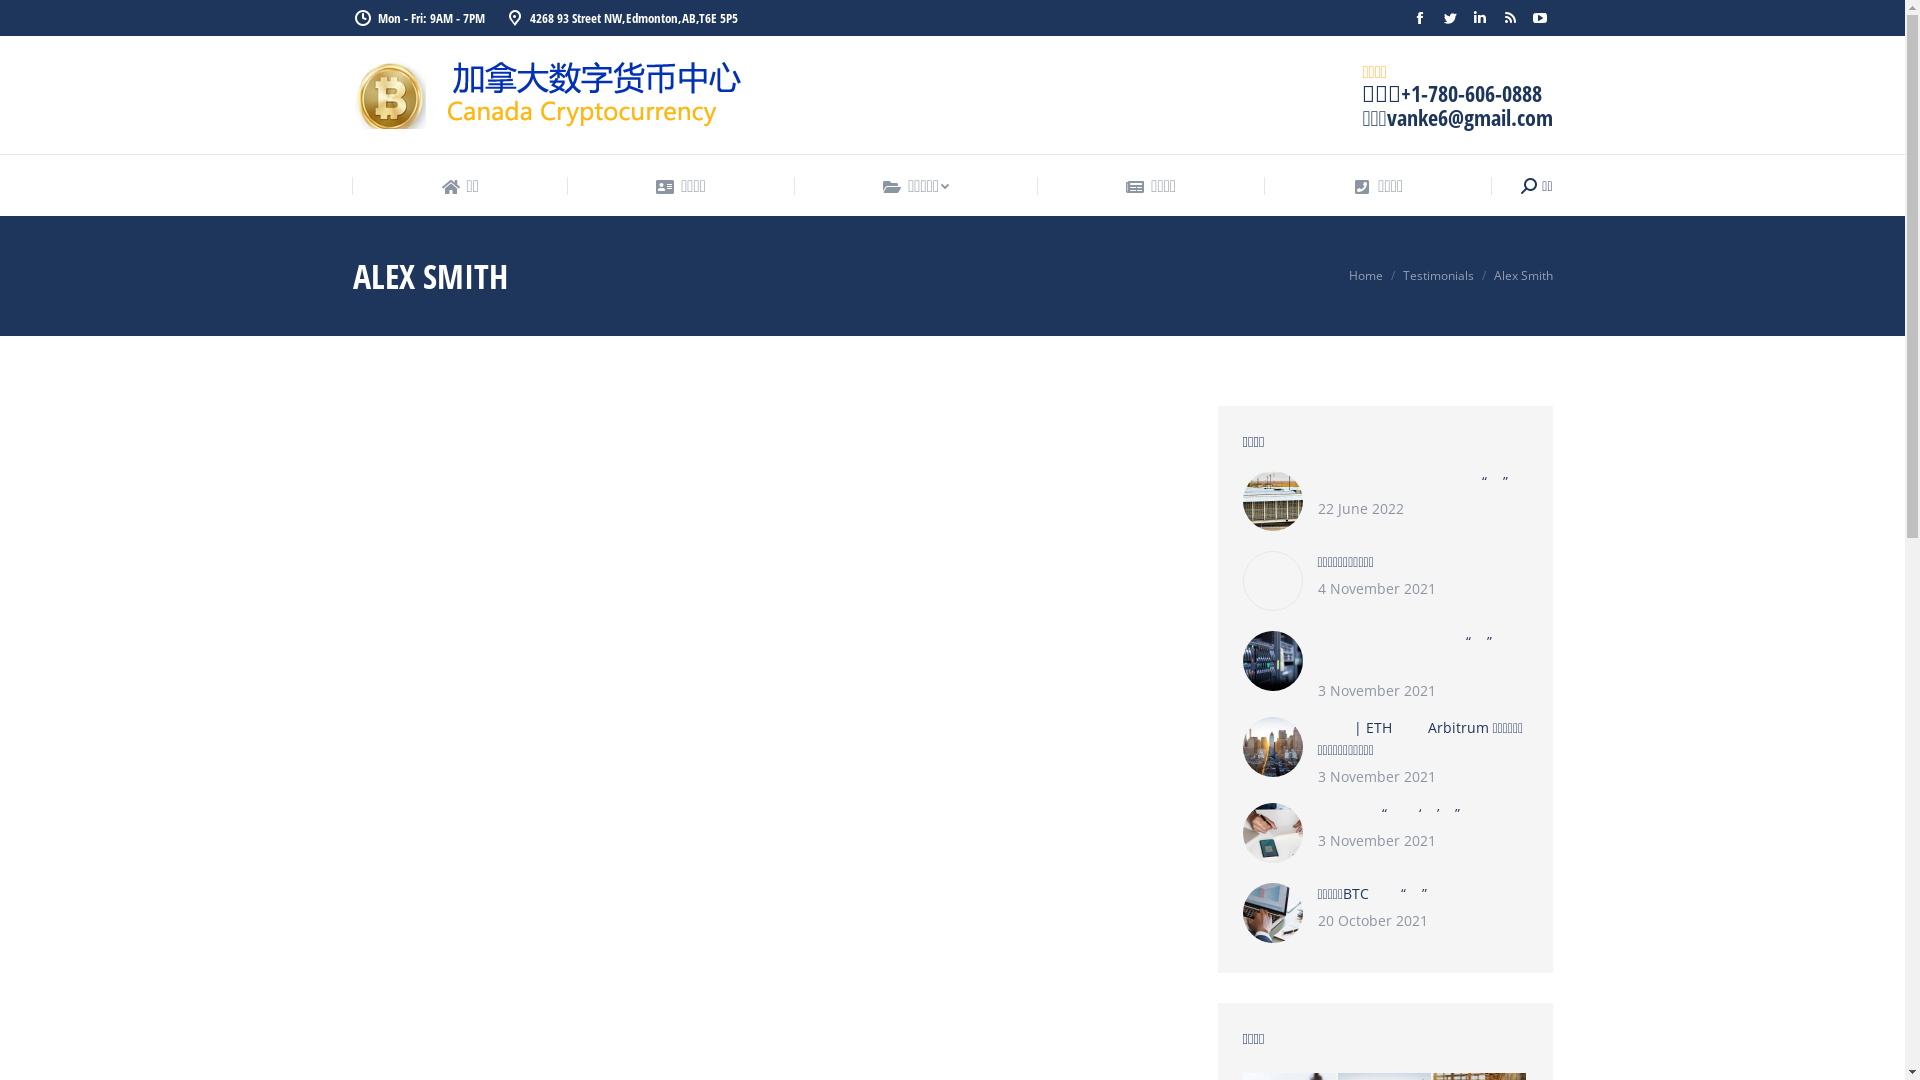 Image resolution: width=1920 pixels, height=1080 pixels. What do you see at coordinates (1508, 18) in the screenshot?
I see `'Rss page opens in new window'` at bounding box center [1508, 18].